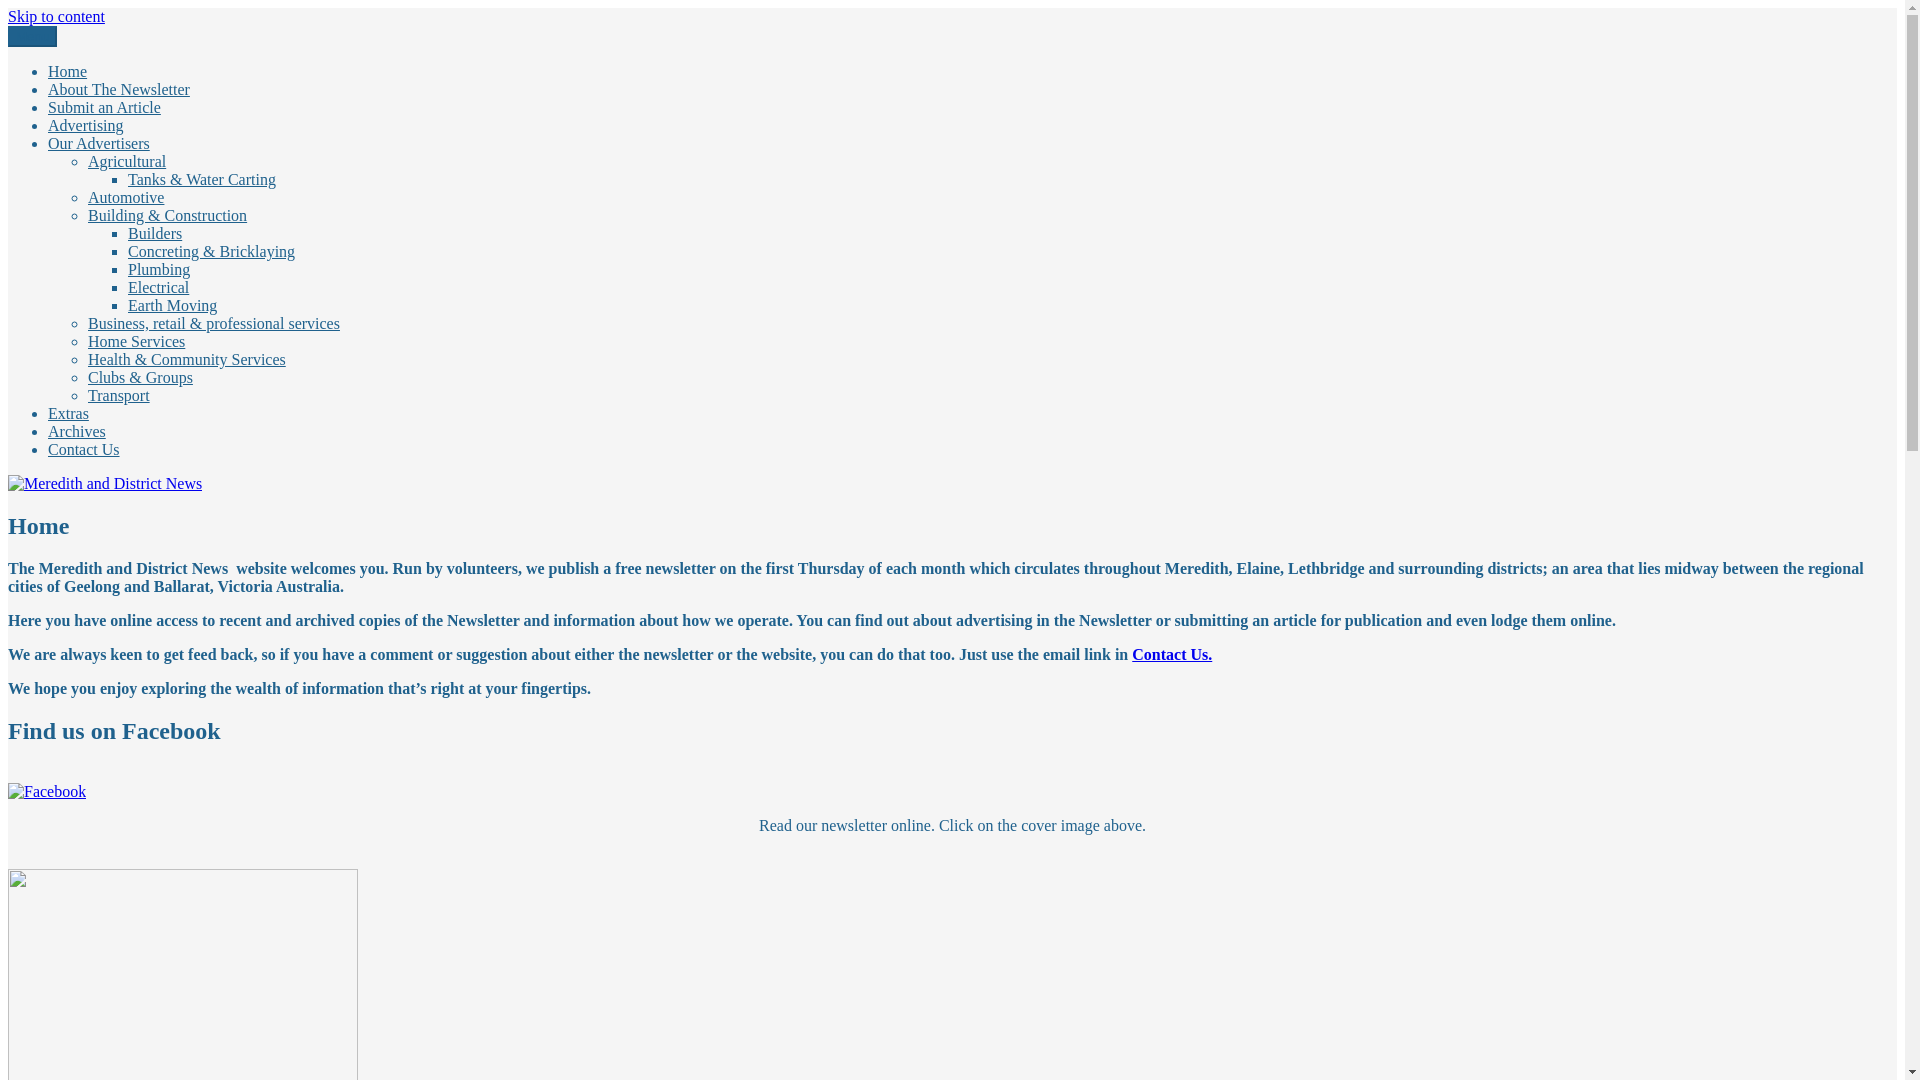 This screenshot has width=1920, height=1080. I want to click on 'Clubs & Groups', so click(139, 377).